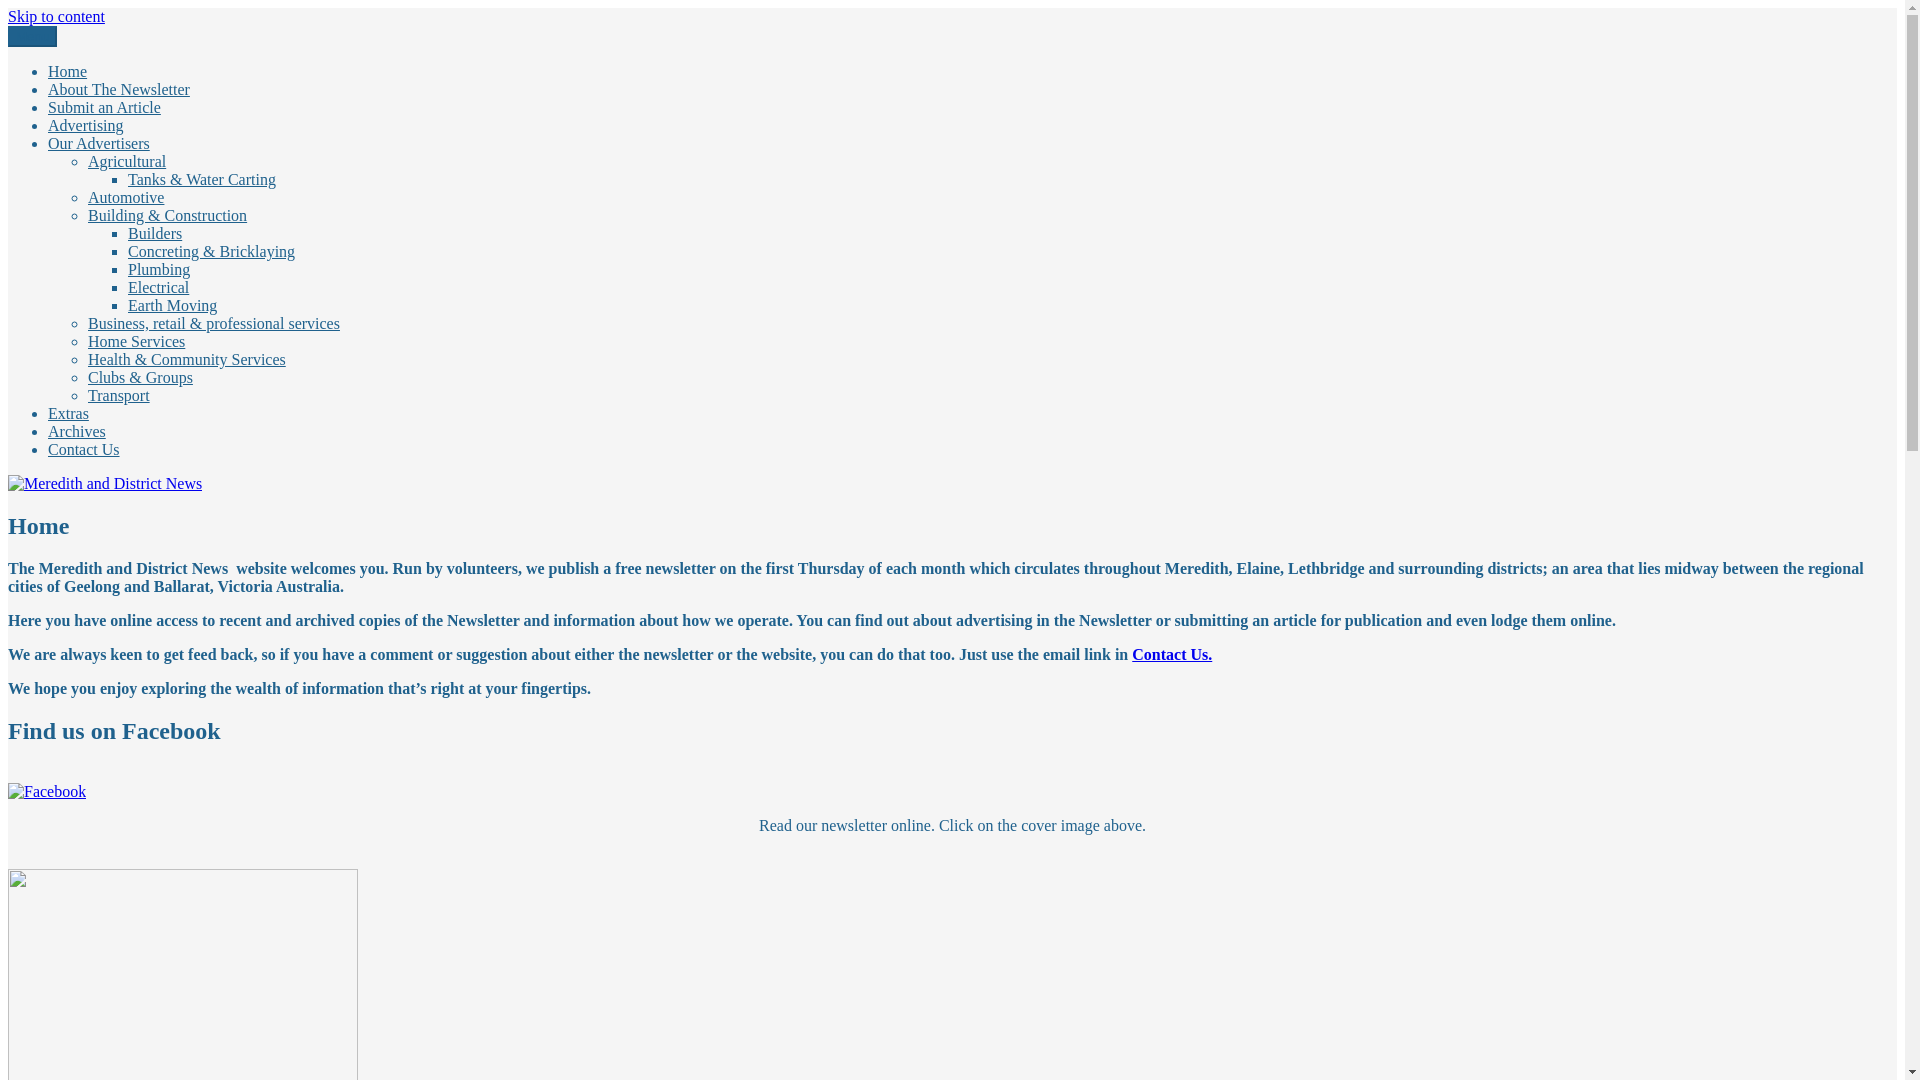 This screenshot has width=1920, height=1080. I want to click on 'Clubs & Groups', so click(139, 377).